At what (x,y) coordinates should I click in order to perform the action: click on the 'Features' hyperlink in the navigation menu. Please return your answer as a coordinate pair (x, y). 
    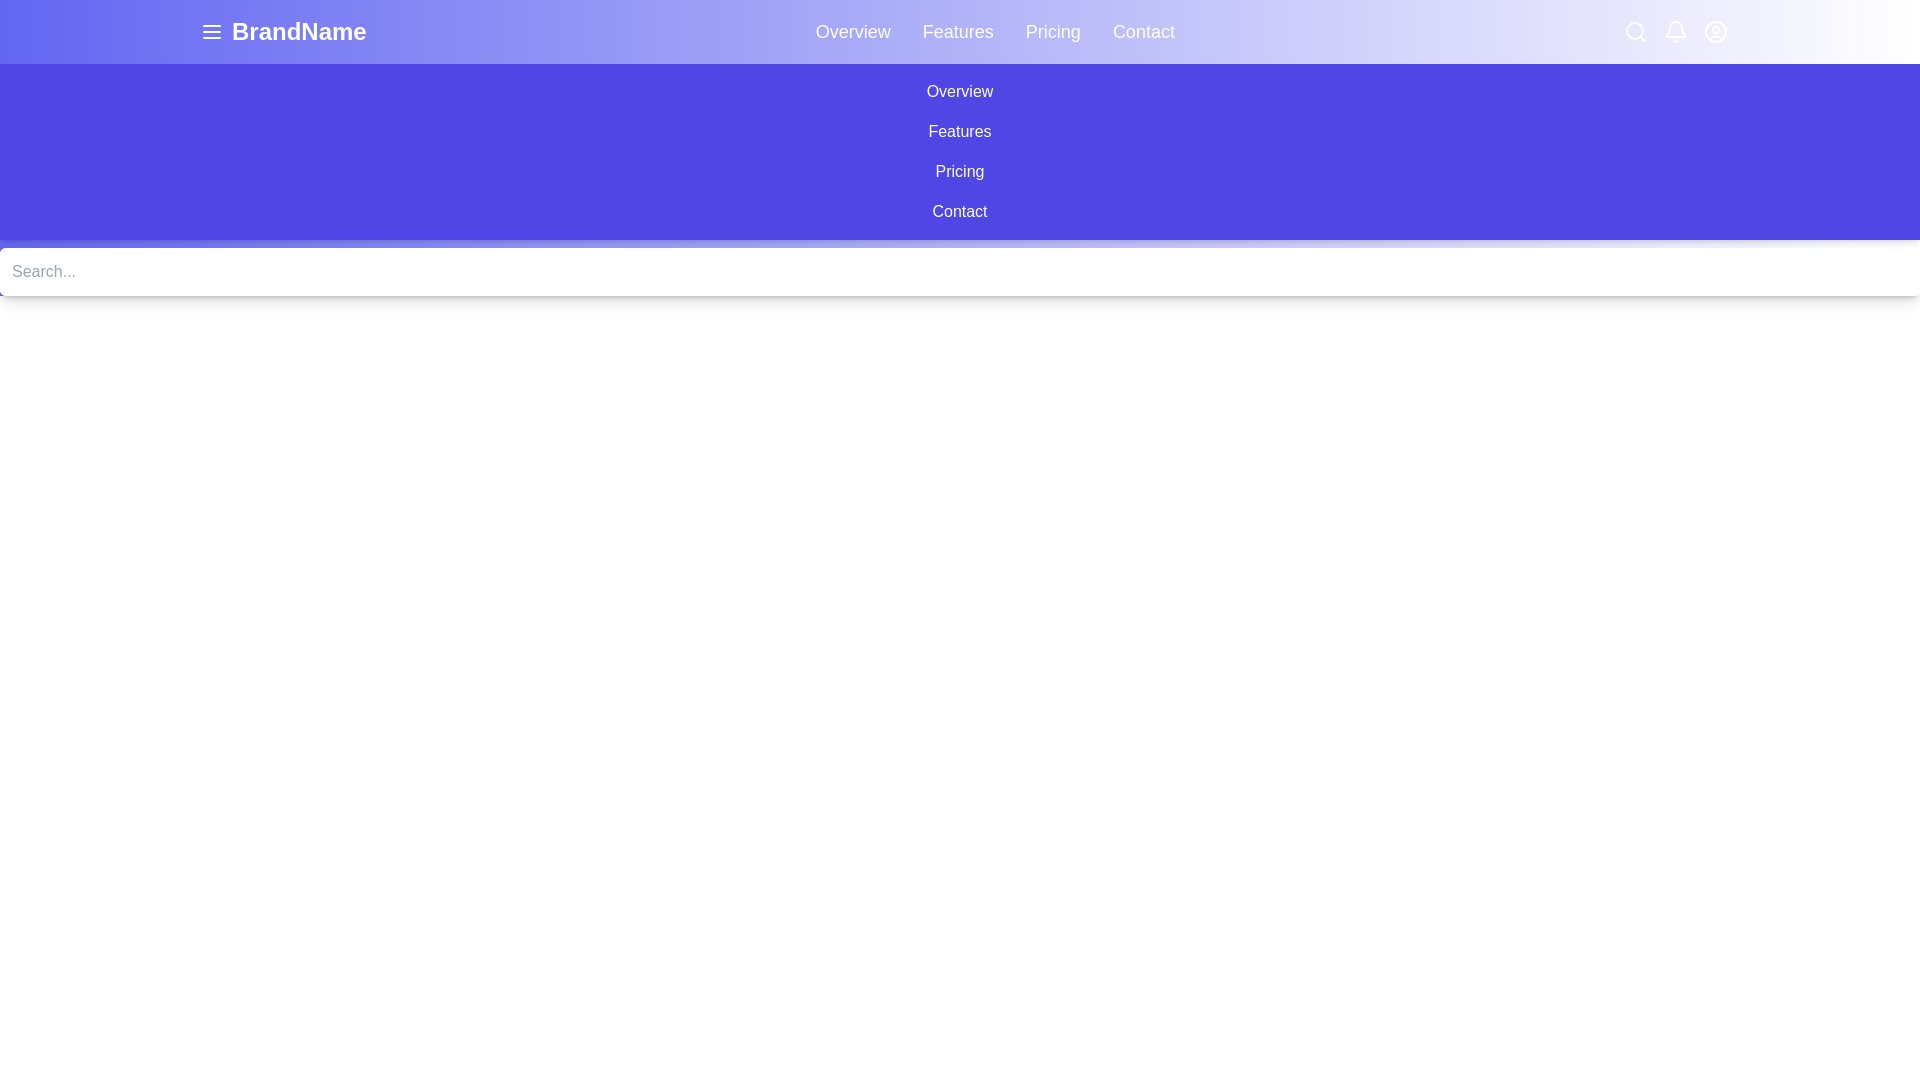
    Looking at the image, I should click on (957, 31).